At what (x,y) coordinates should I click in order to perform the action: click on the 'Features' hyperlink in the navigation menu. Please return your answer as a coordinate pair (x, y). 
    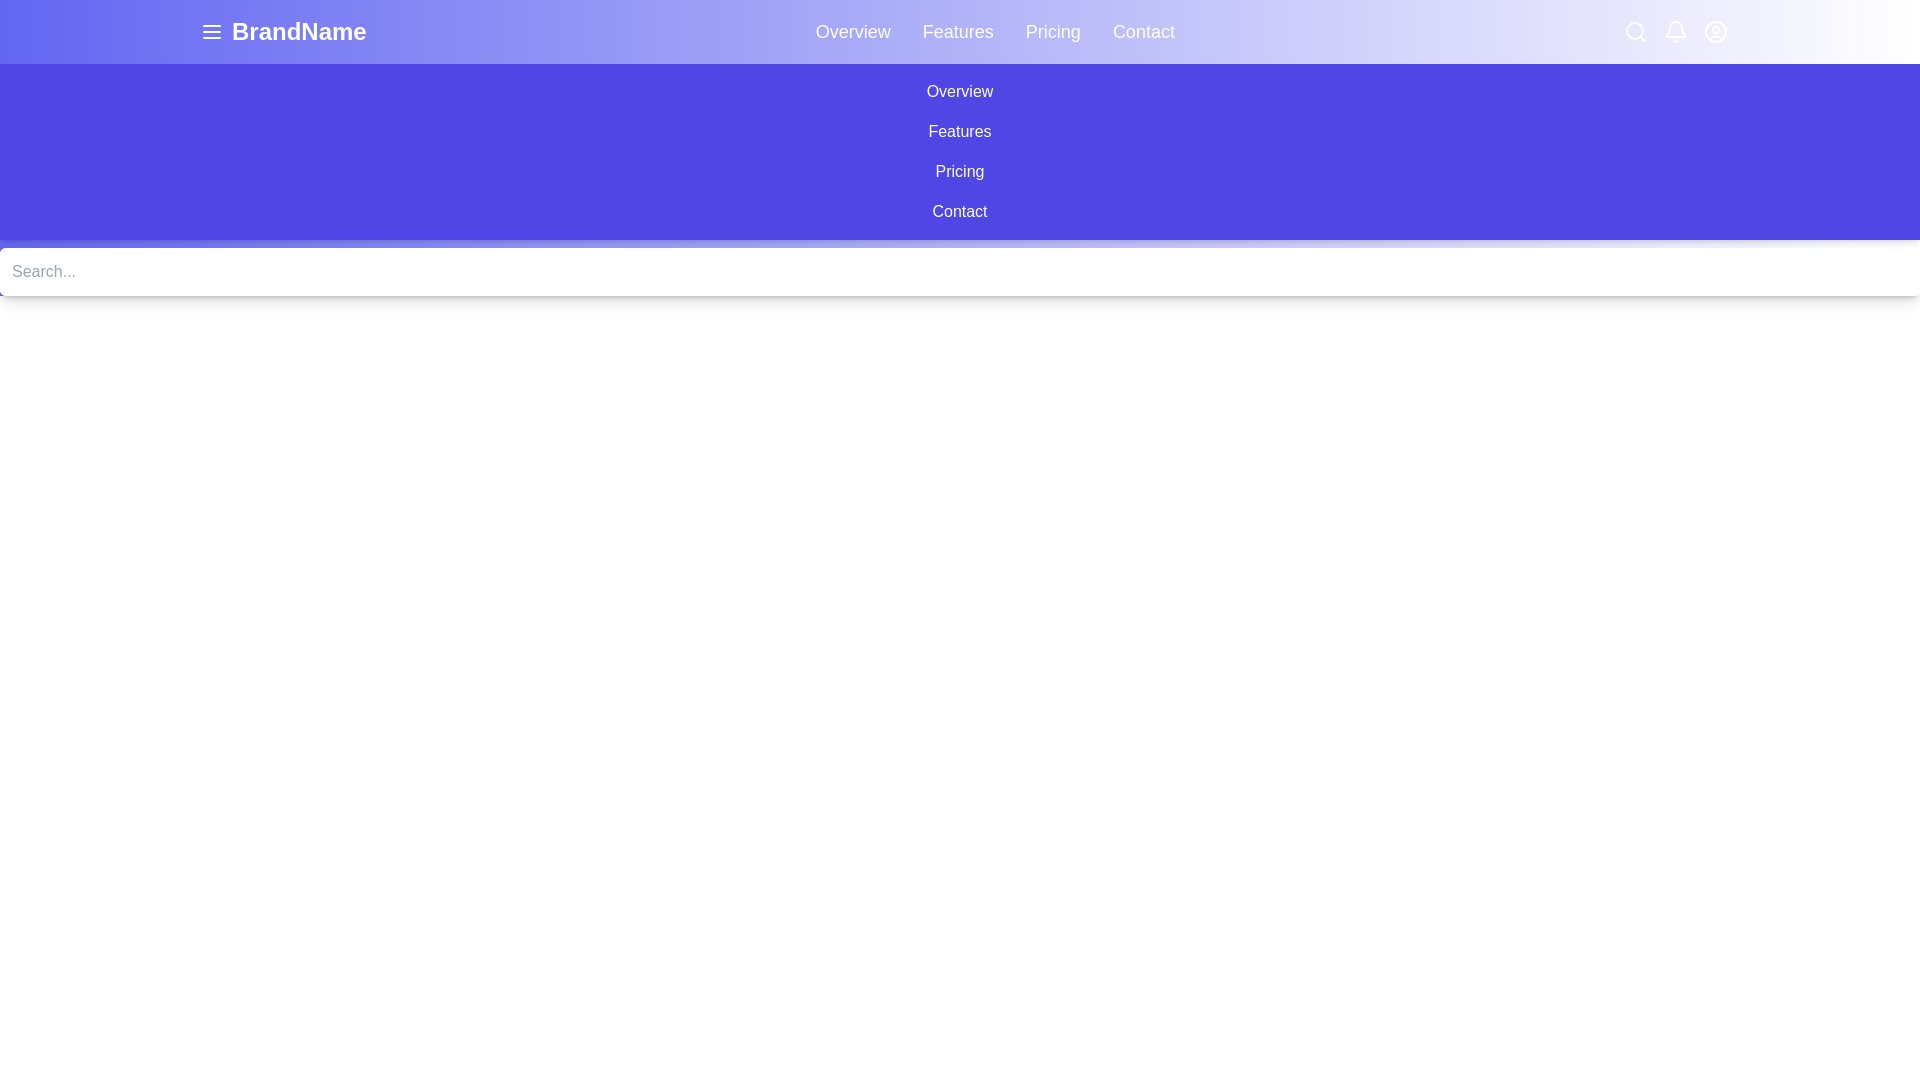
    Looking at the image, I should click on (957, 31).